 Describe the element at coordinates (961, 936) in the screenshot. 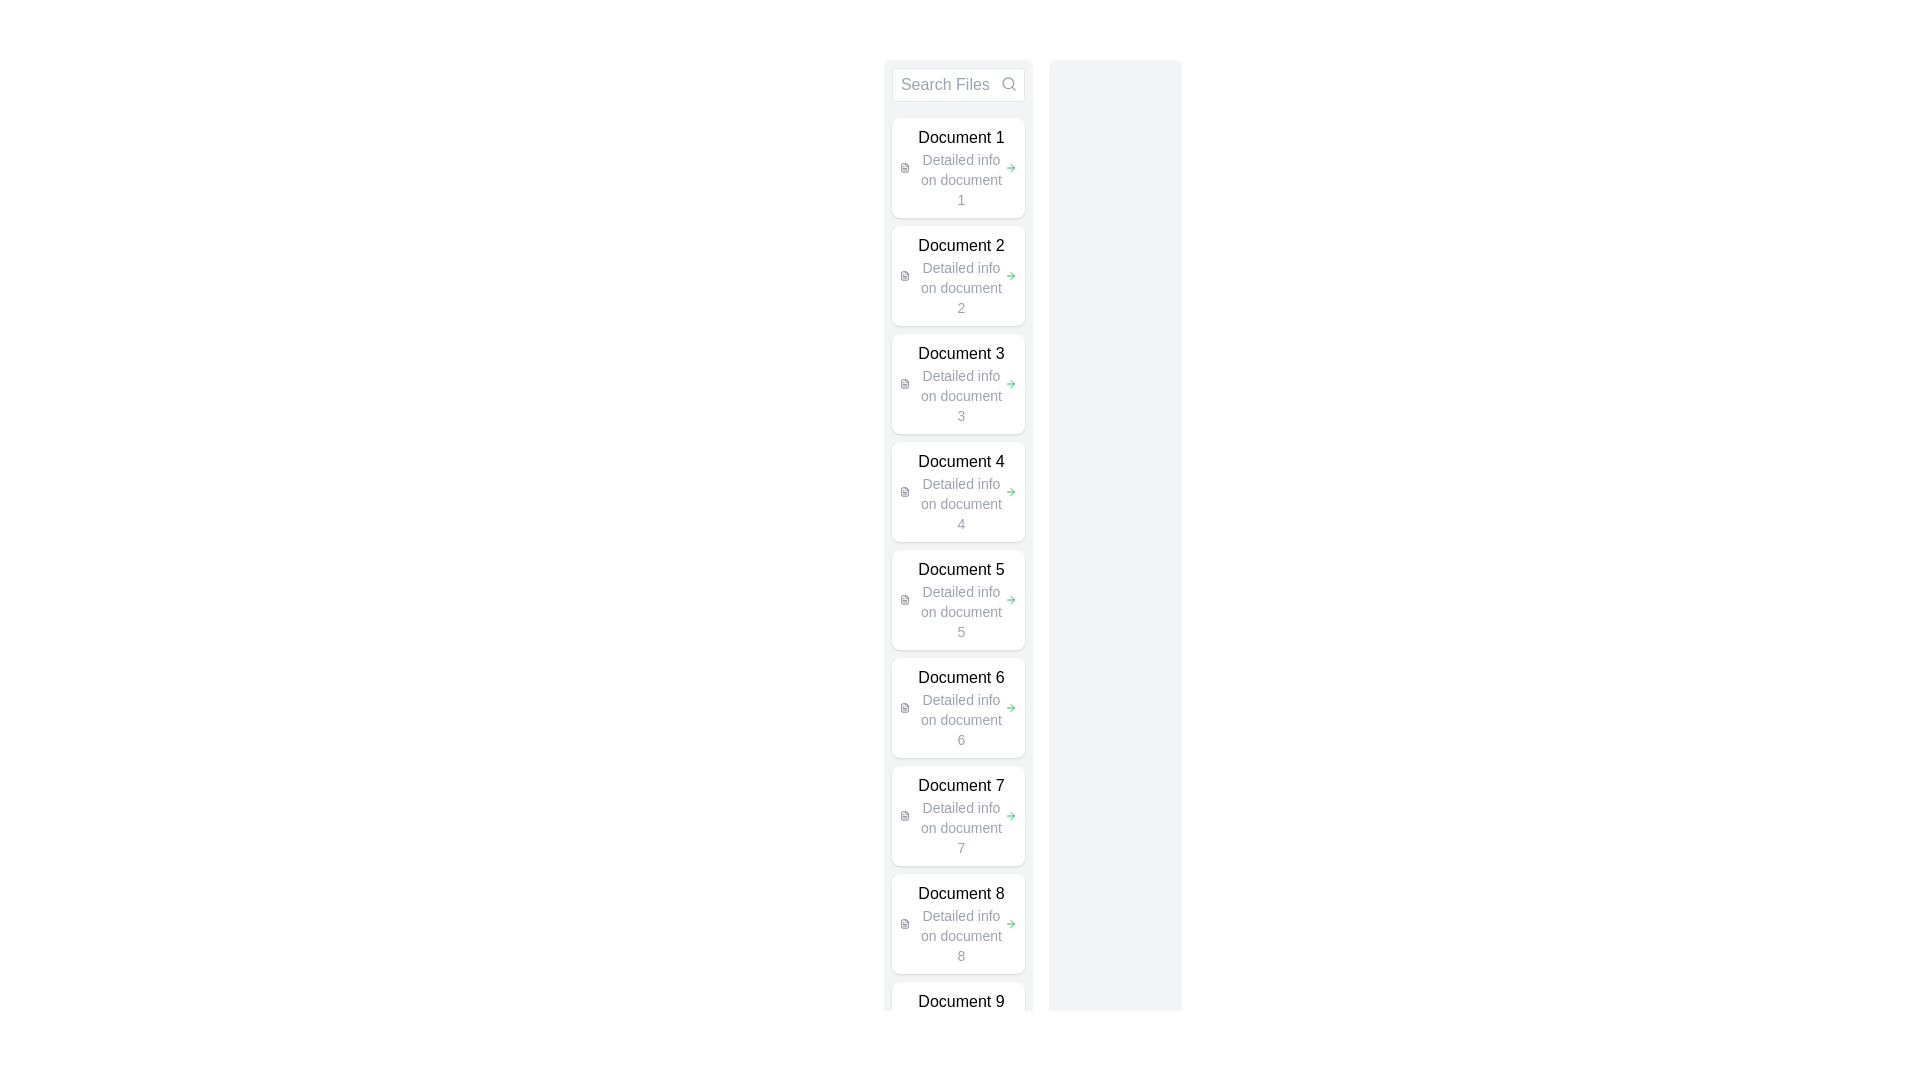

I see `text block displaying 'Detailed info on document 8', which is styled with a smaller gray font and aligned left, located as the second line in the entry for 'Document 8'` at that location.